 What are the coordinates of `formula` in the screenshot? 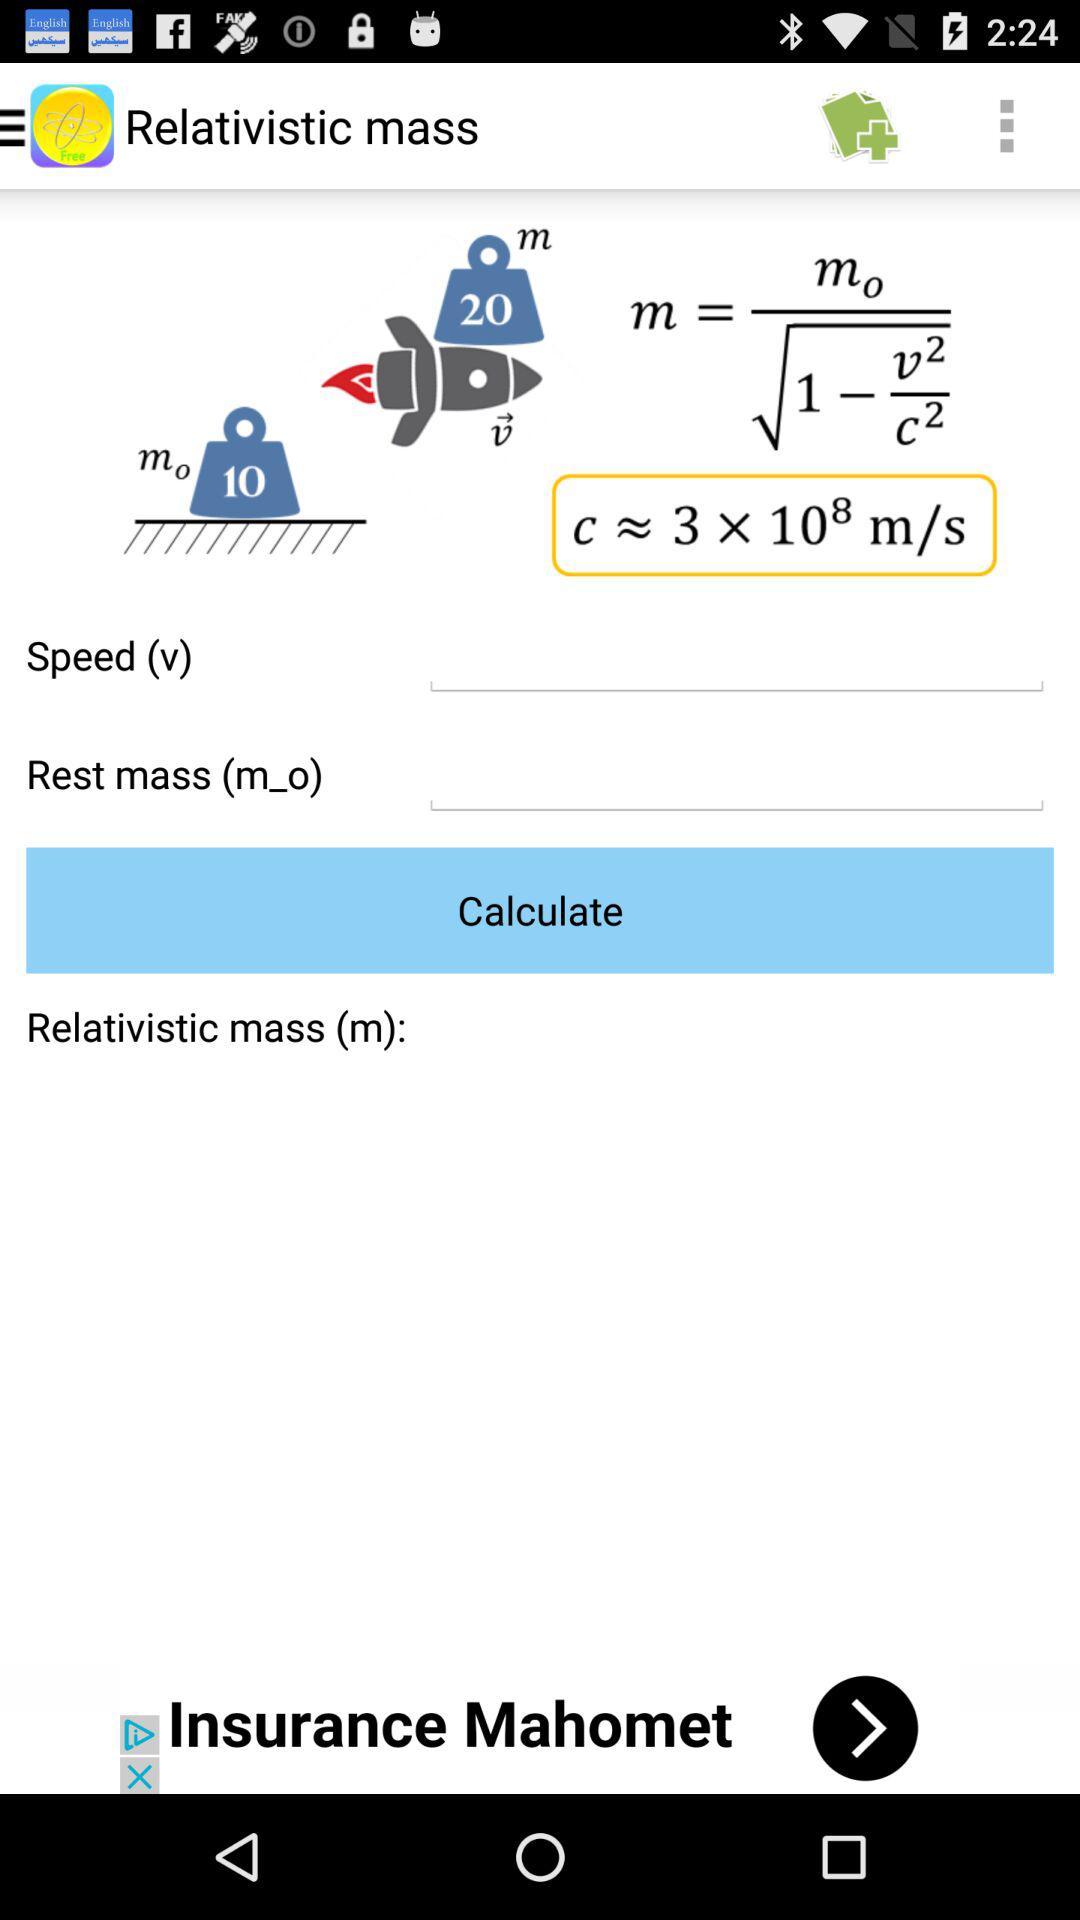 It's located at (736, 655).